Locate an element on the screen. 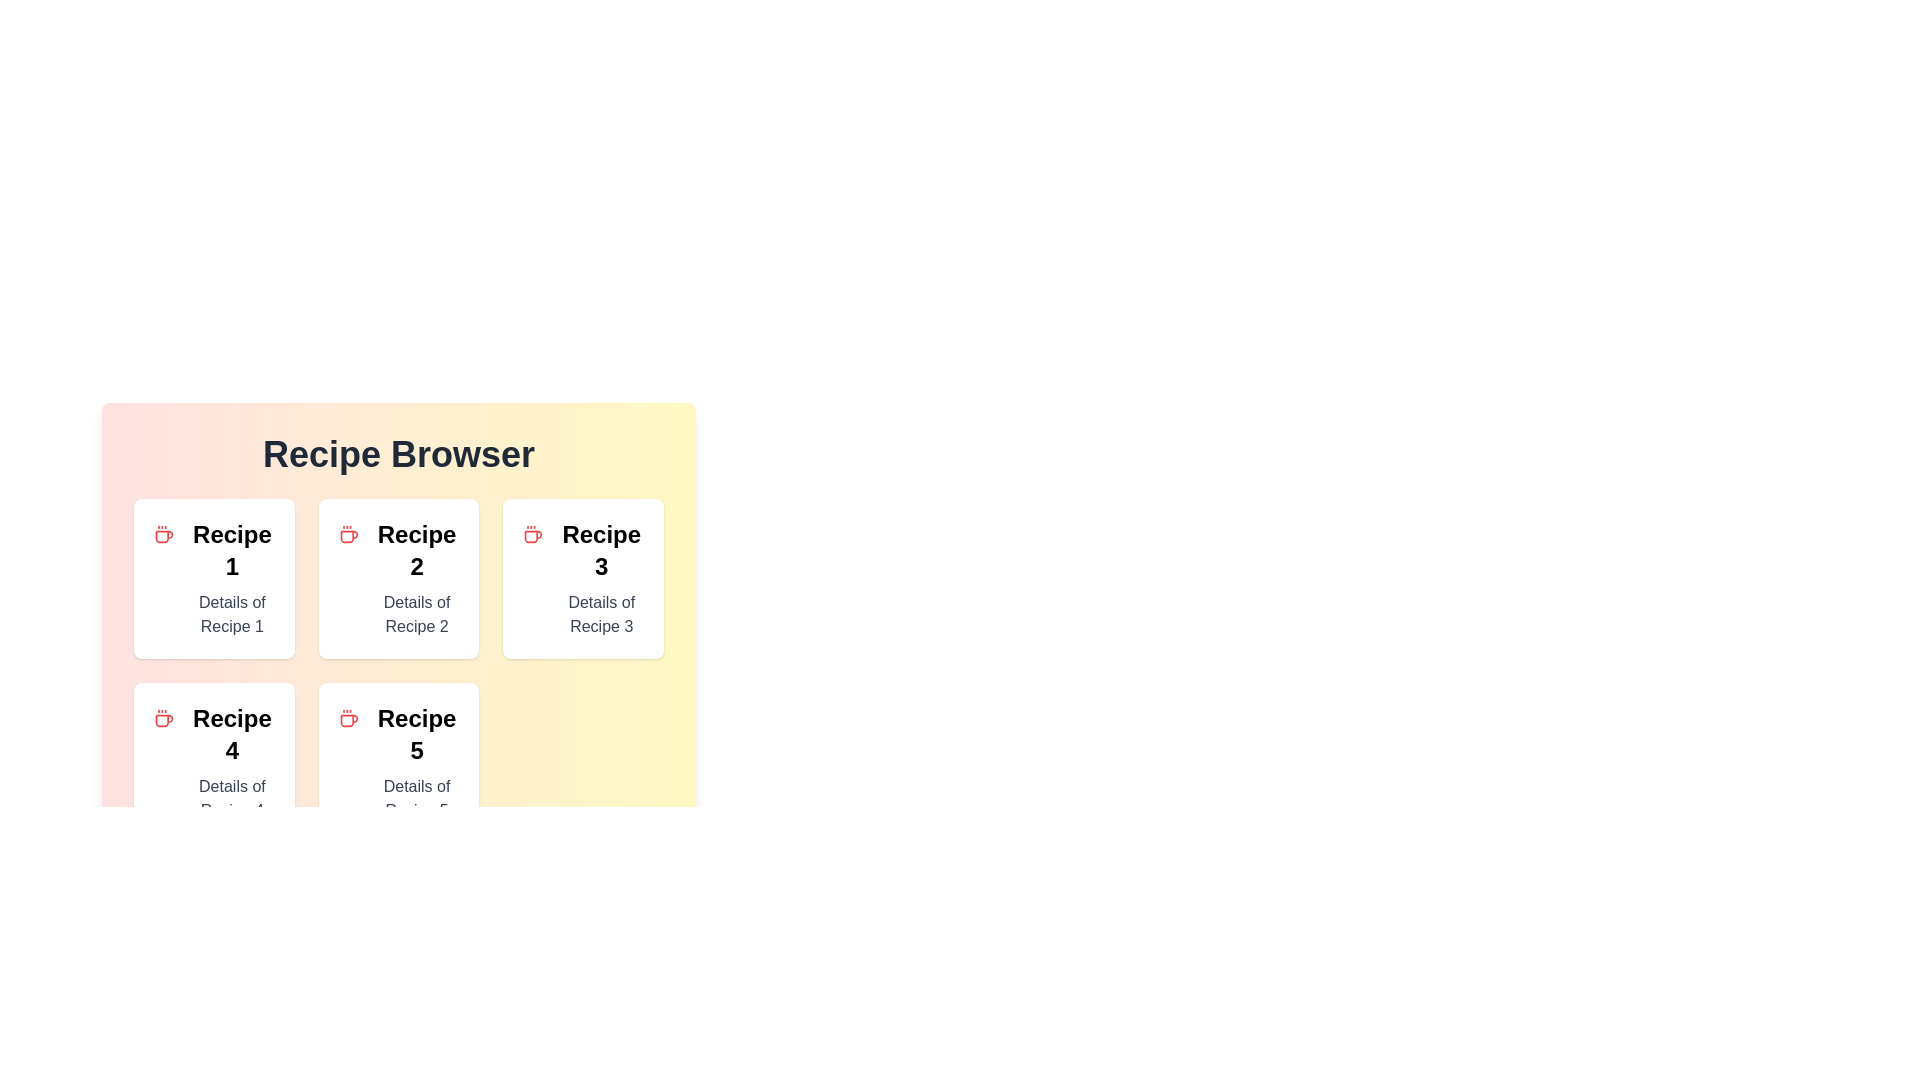 The height and width of the screenshot is (1080, 1920). the Text Label that serves as a title for the associated recipe card, located in the second row and second column of the recipe grid, directly above the sibling element with the description 'Details of Recipe 5' is located at coordinates (416, 735).